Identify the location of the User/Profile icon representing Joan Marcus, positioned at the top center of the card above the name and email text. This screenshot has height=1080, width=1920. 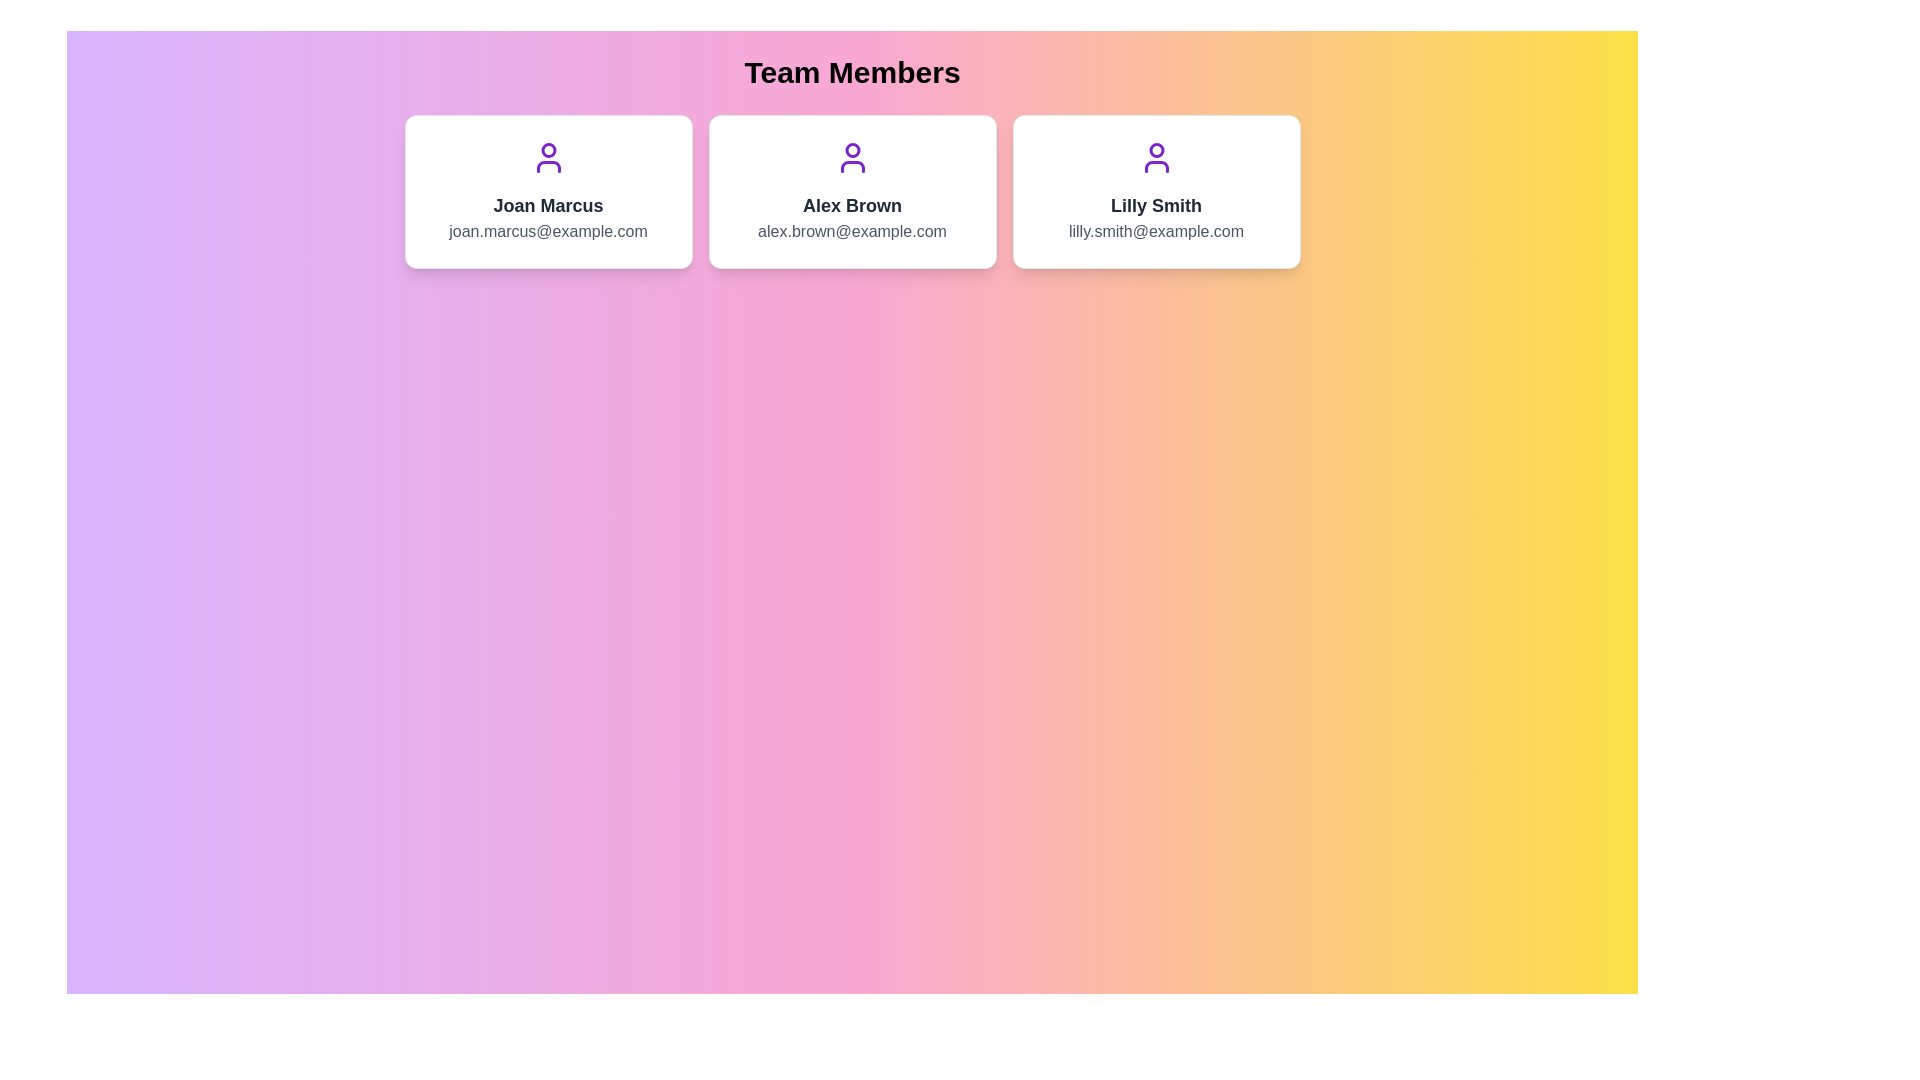
(548, 157).